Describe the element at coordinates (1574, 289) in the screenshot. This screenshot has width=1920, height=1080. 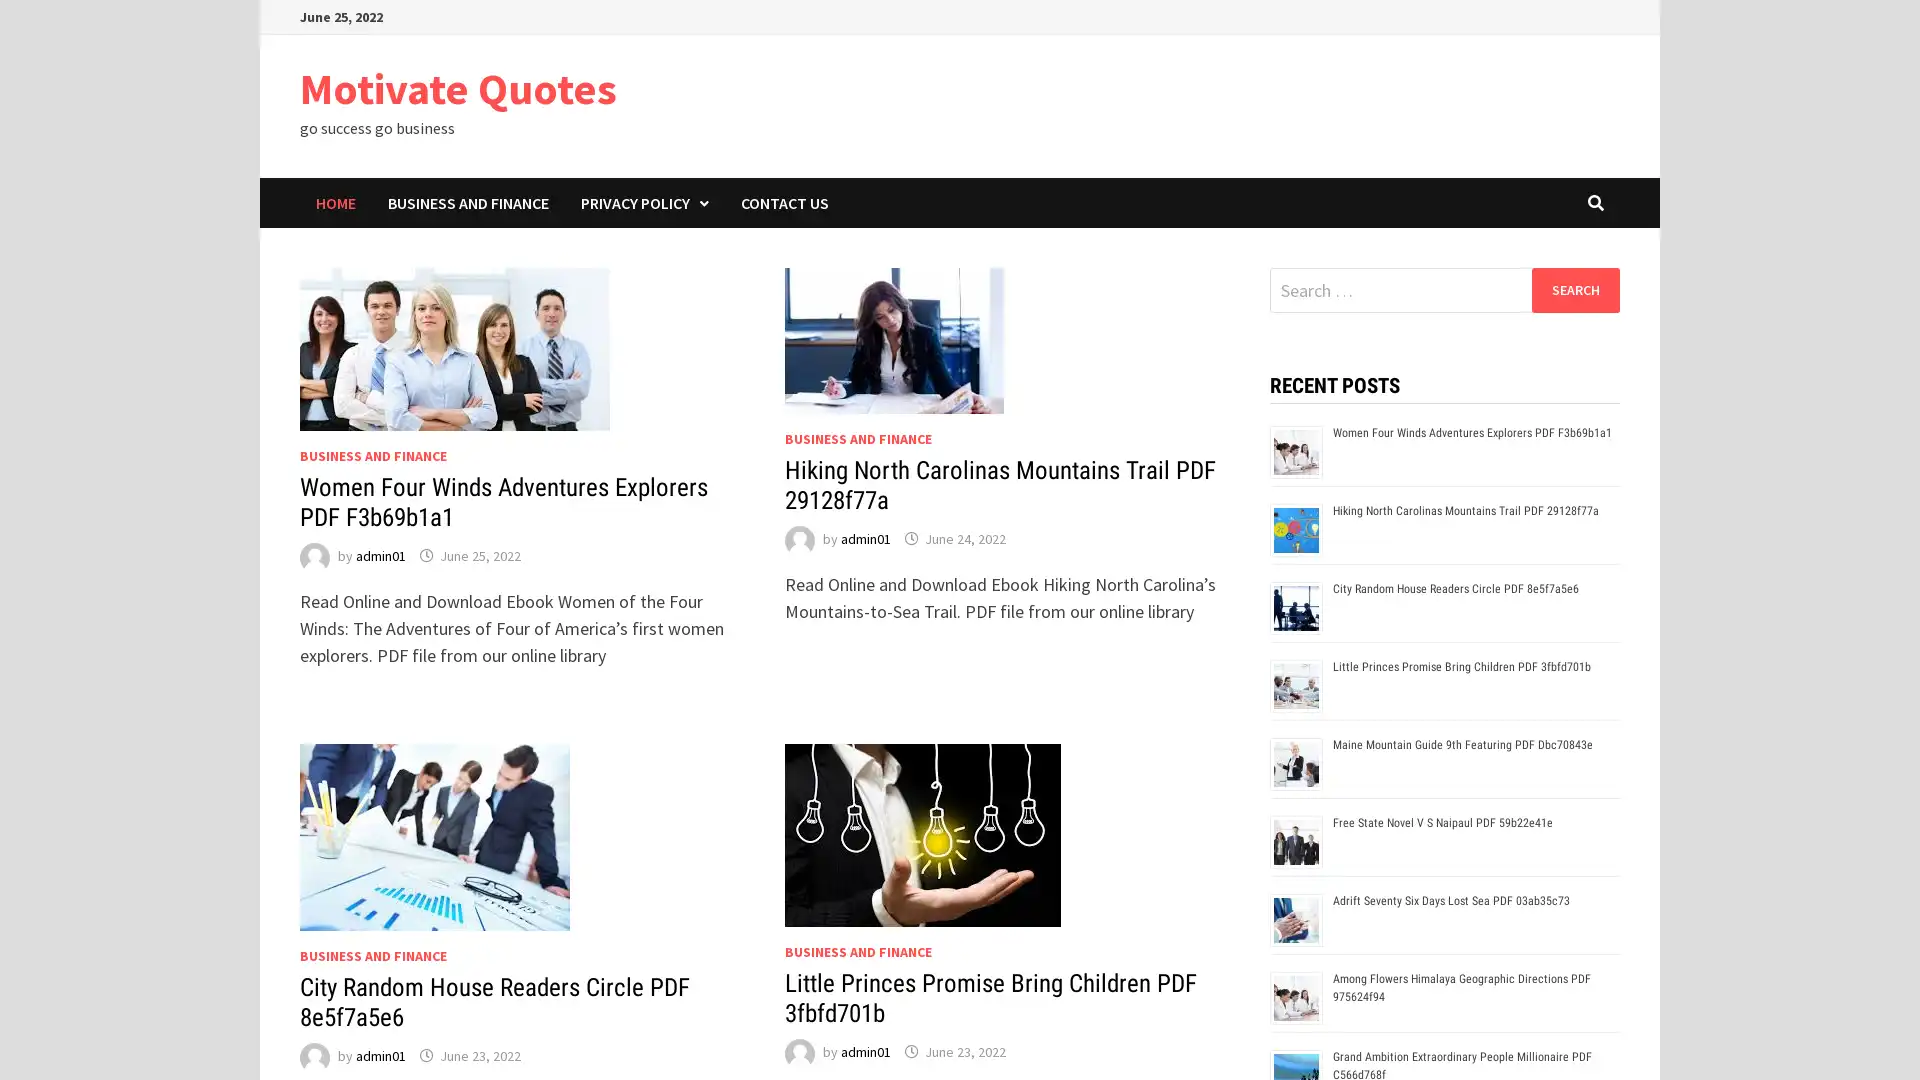
I see `Search` at that location.